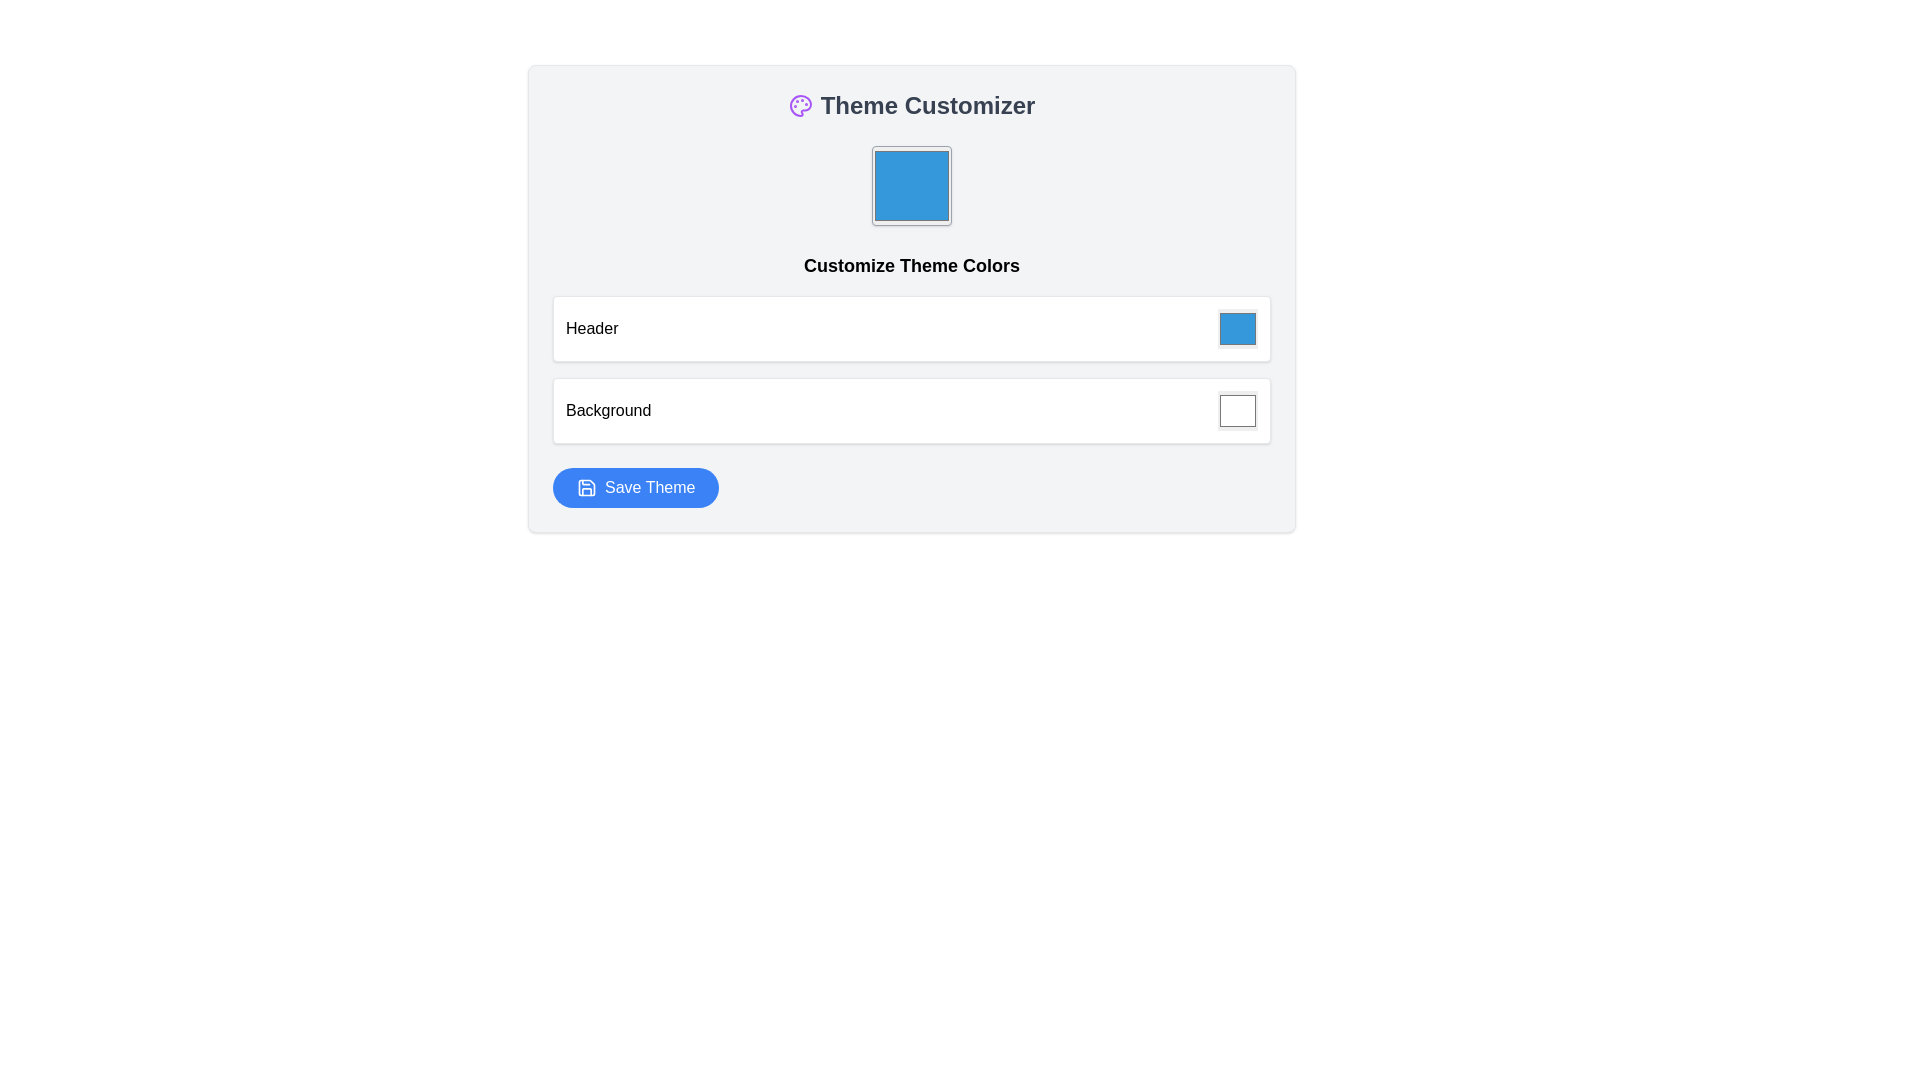 The image size is (1920, 1080). I want to click on the palette icon with a purple outline and circular notches, which is located to the left of the 'Theme Customizer' title text, so click(800, 105).